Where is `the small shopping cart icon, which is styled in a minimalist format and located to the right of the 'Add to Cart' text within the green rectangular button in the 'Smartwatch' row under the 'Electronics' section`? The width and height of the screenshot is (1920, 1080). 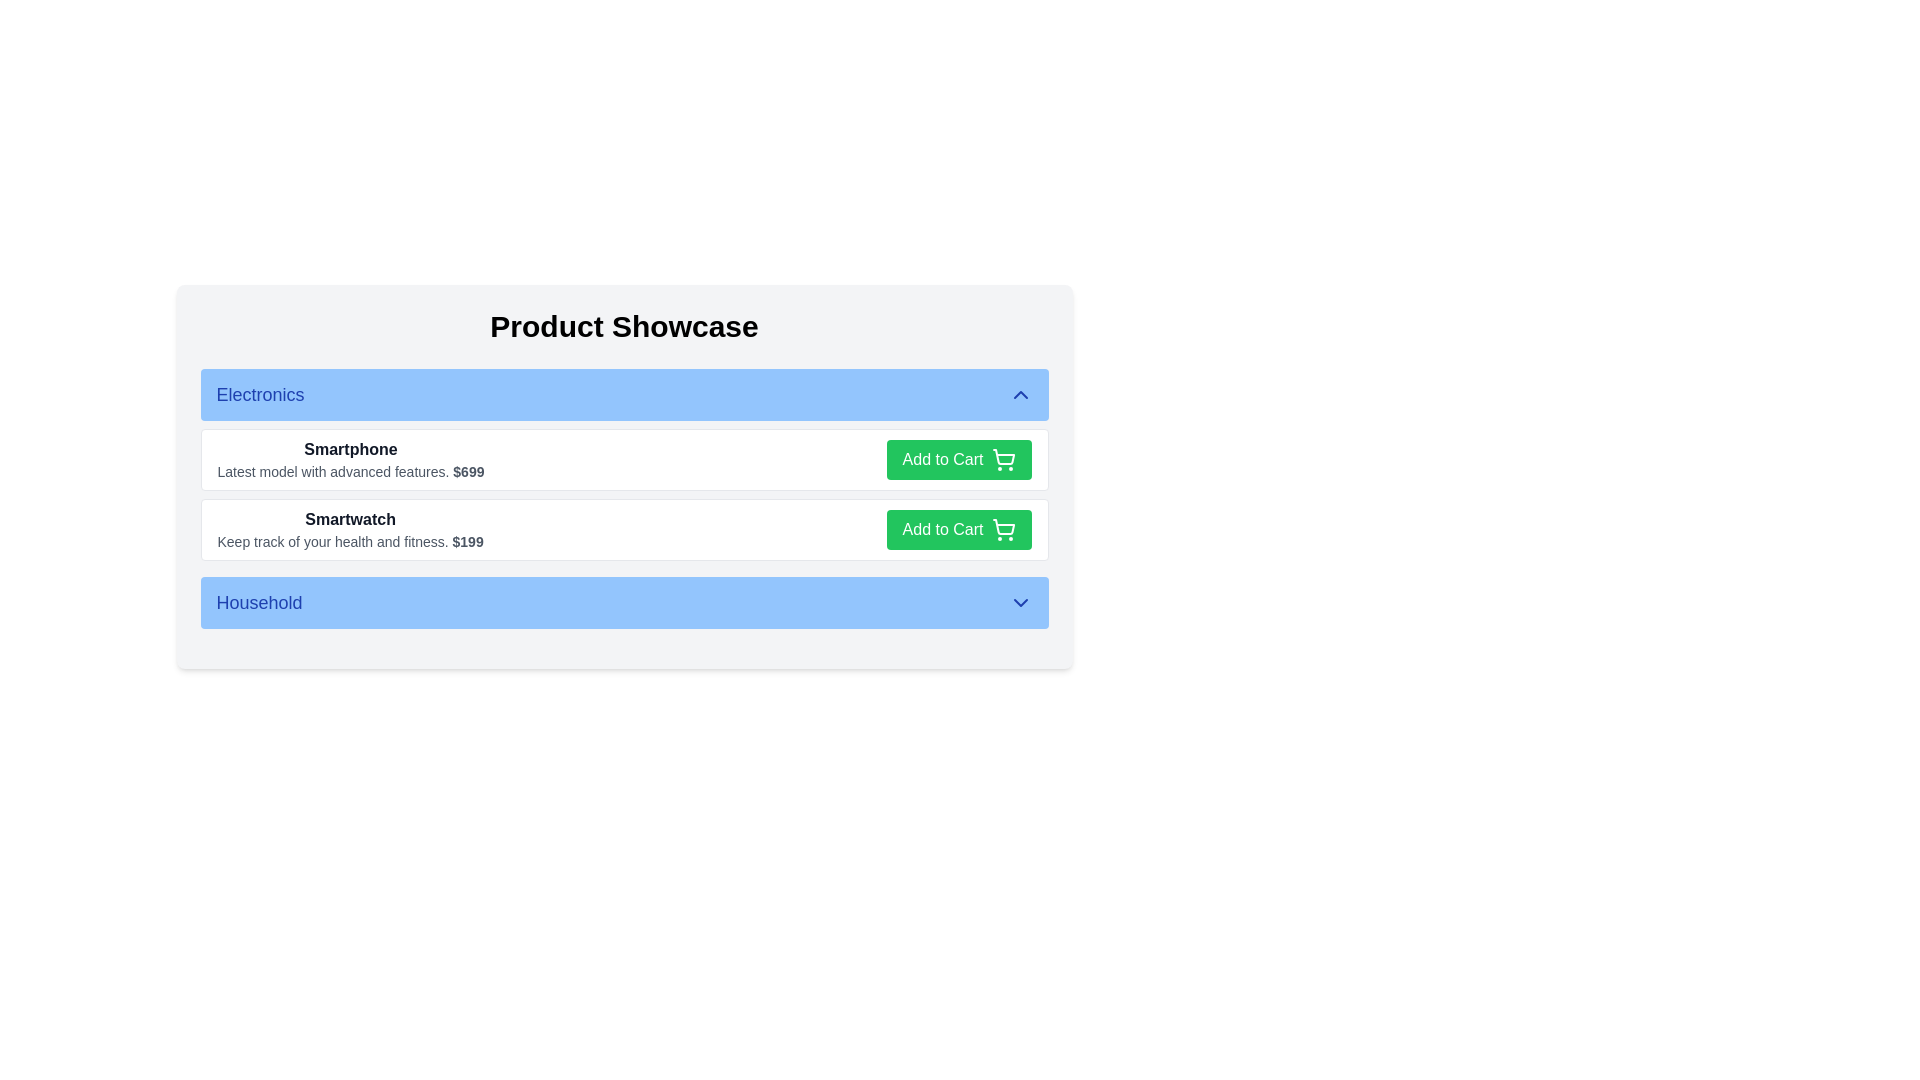 the small shopping cart icon, which is styled in a minimalist format and located to the right of the 'Add to Cart' text within the green rectangular button in the 'Smartwatch' row under the 'Electronics' section is located at coordinates (1003, 528).